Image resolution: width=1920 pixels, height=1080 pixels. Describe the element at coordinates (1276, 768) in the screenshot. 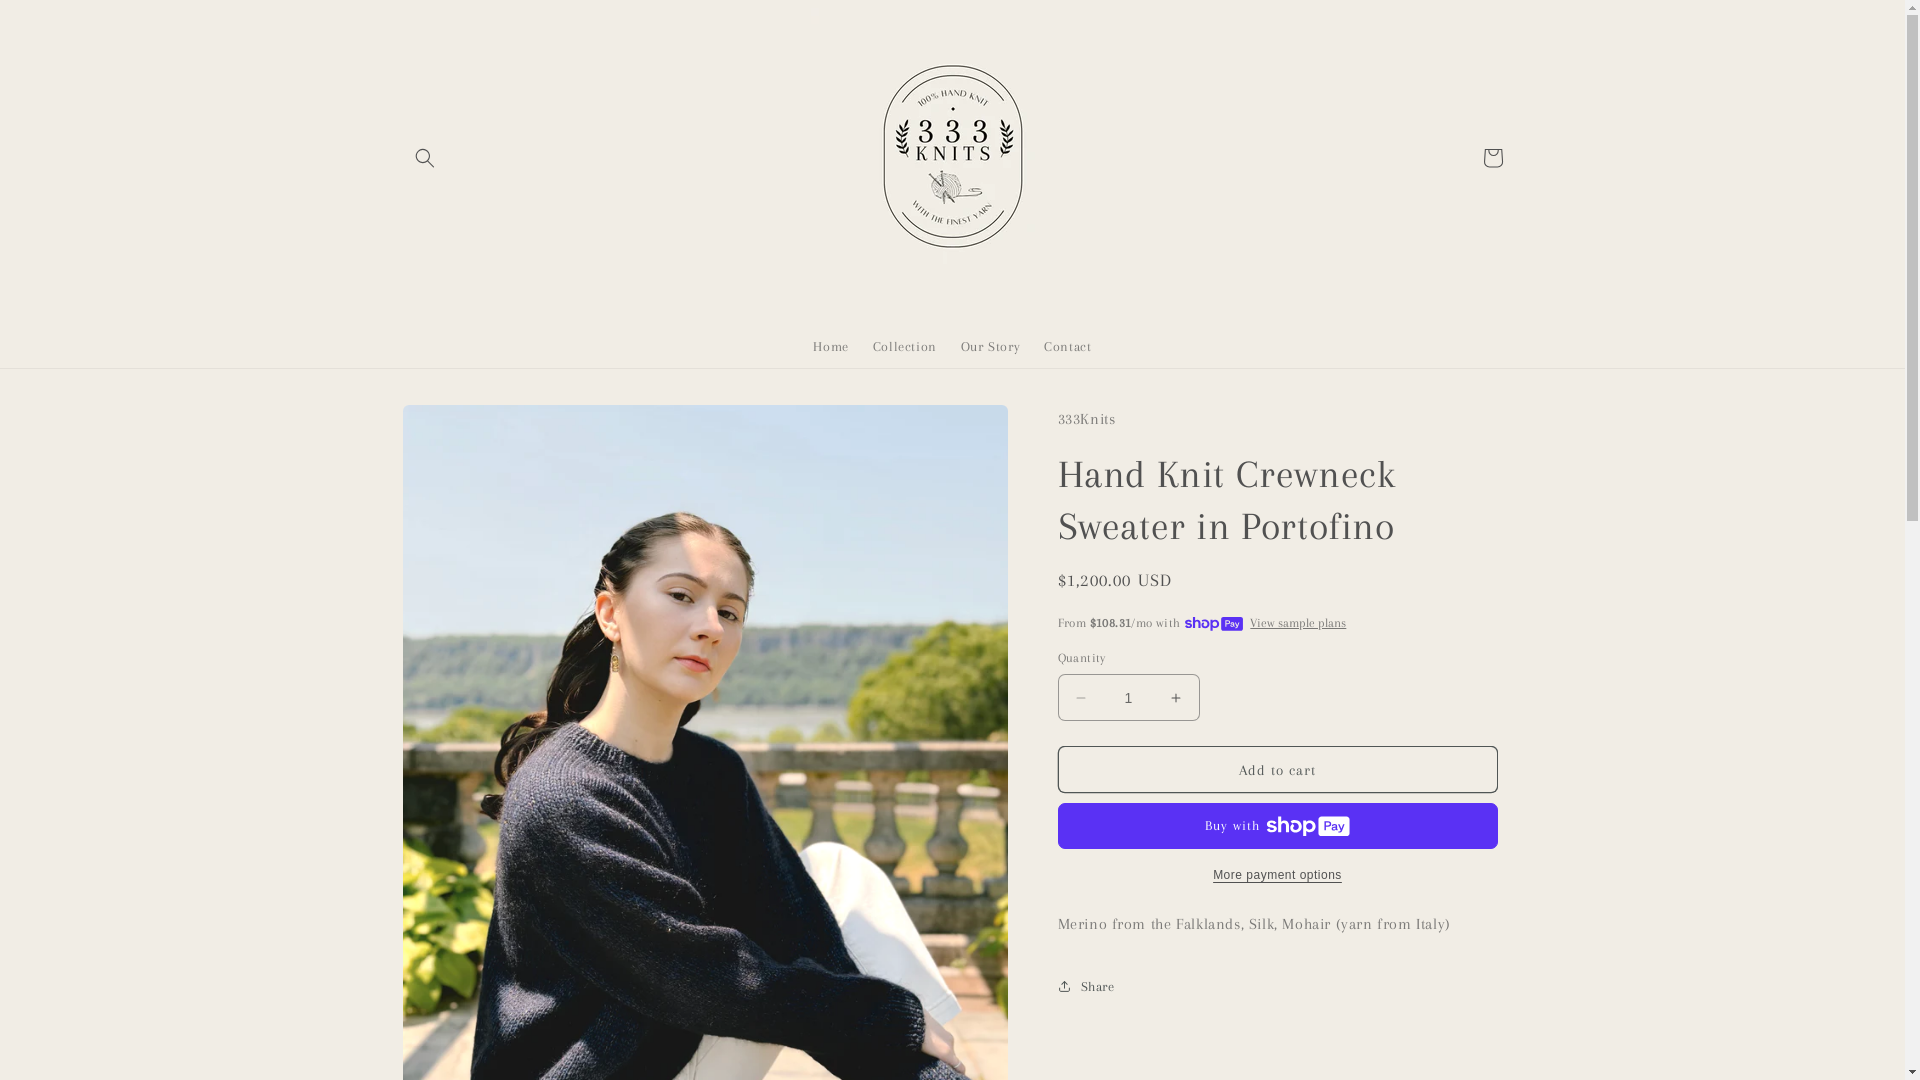

I see `'Add to cart'` at that location.